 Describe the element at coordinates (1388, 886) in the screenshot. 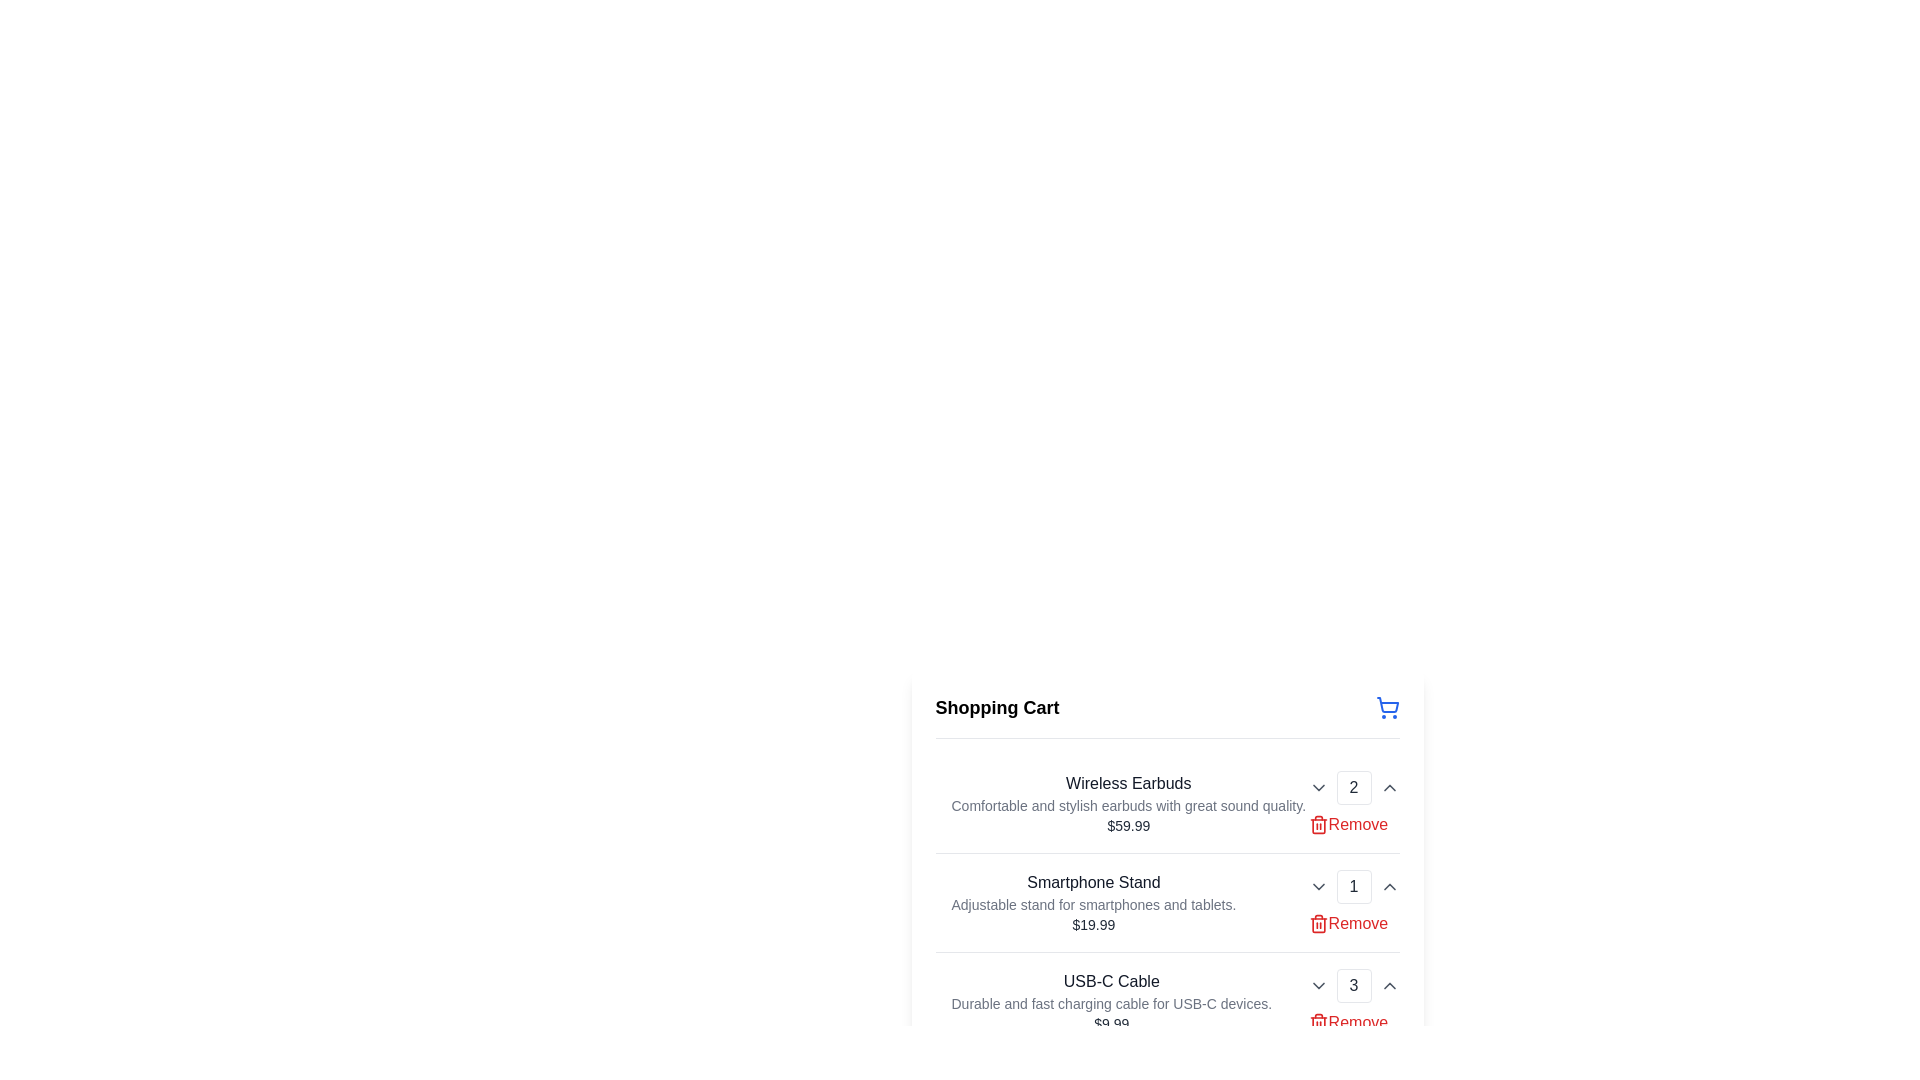

I see `the interactive chevron icon button, which is a small upward-facing arrowhead located to the right of the increment number box for the item count in the Shopping Cart area` at that location.